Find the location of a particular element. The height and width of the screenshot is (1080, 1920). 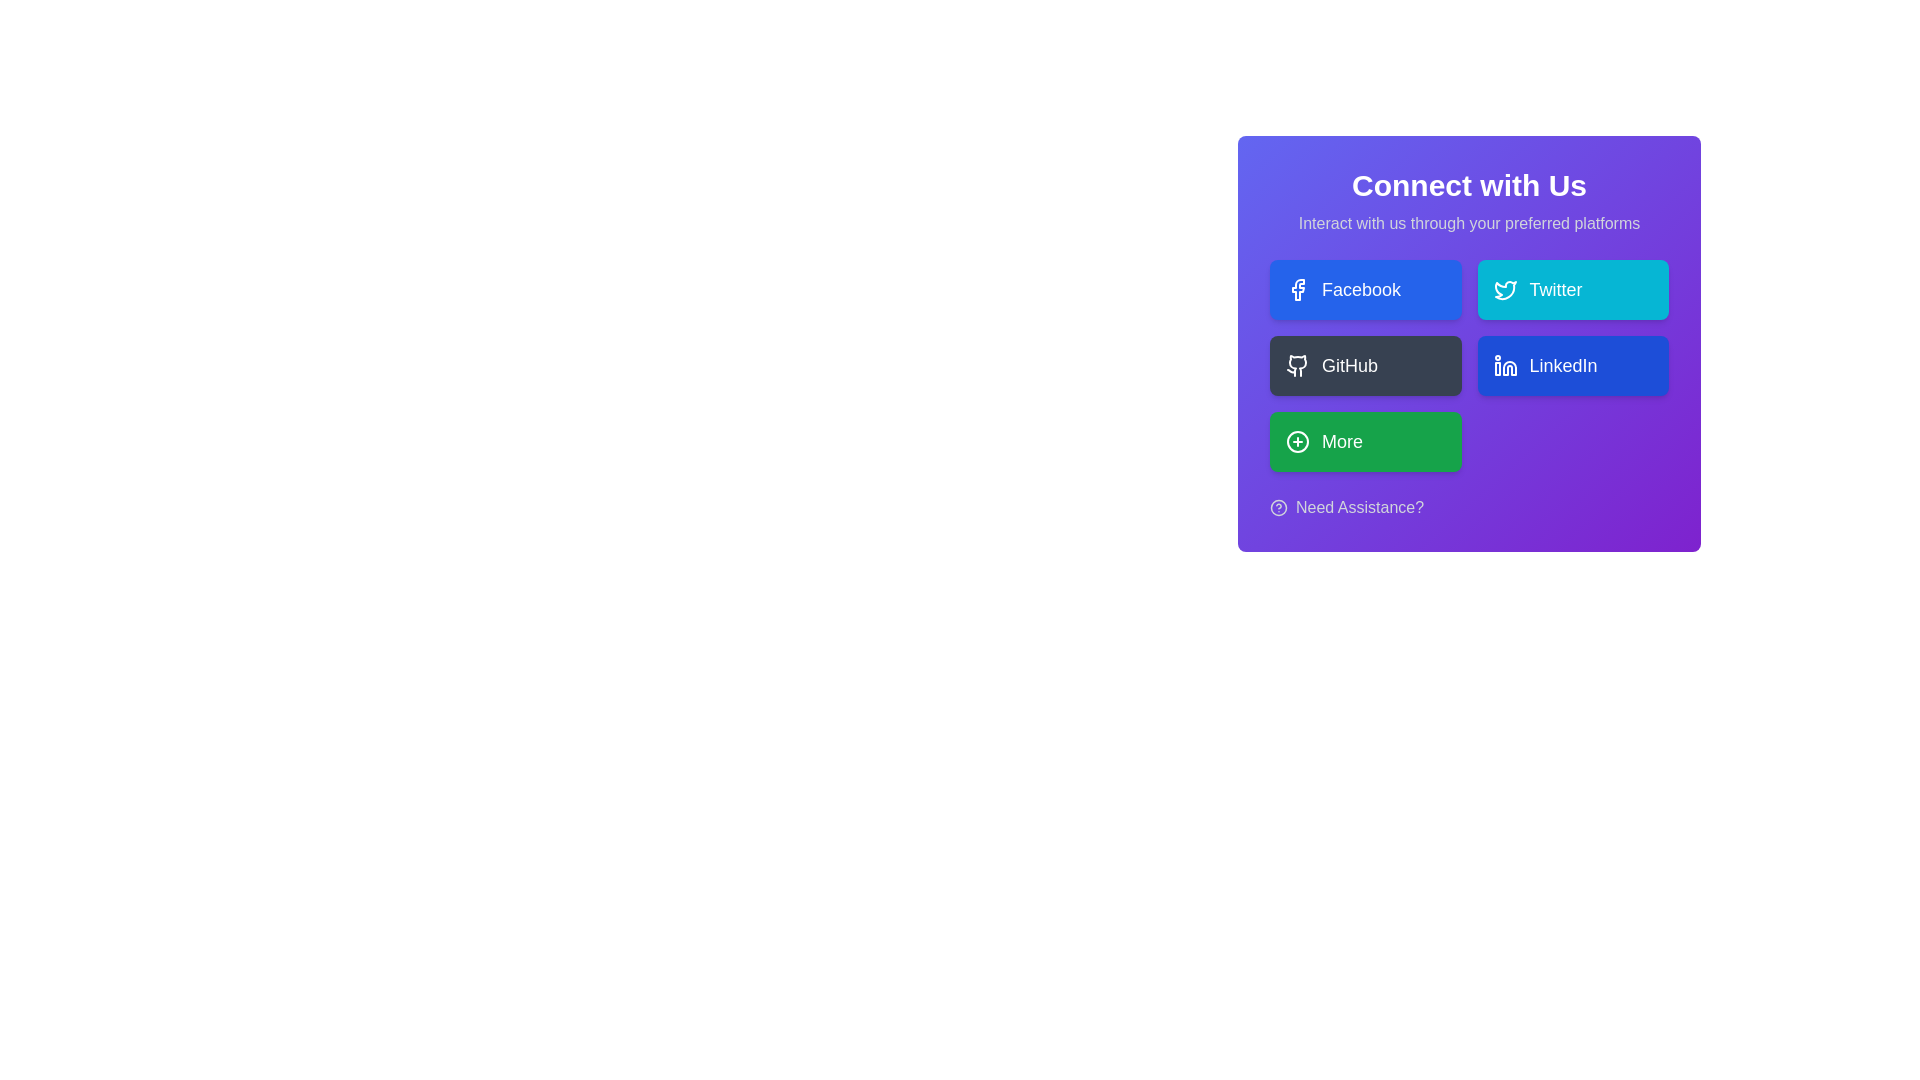

the circle element within the SVG graphic, which has a radius of 10 and is located near the bottom-right of the layout next to the 'Need Assistance?' label is located at coordinates (1277, 507).